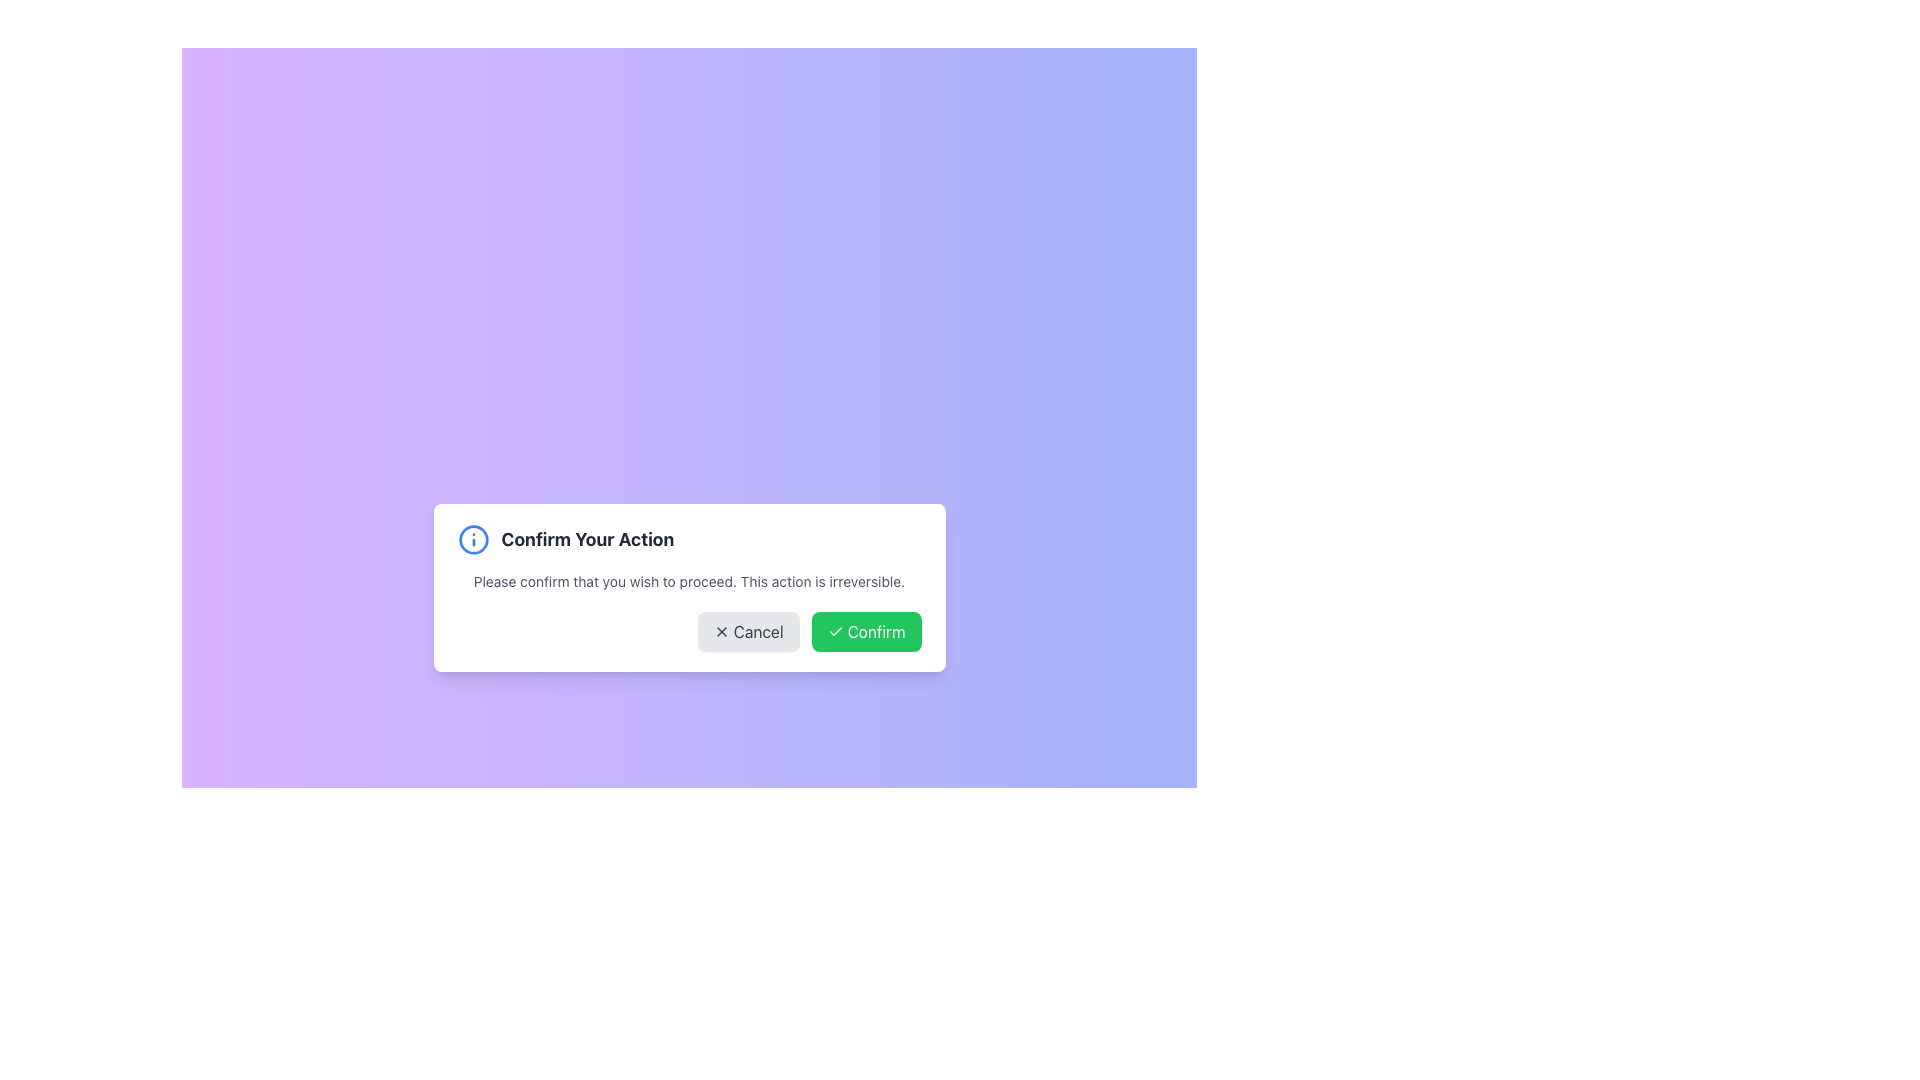 The height and width of the screenshot is (1080, 1920). Describe the element at coordinates (866, 632) in the screenshot. I see `the 'Confirm' button, which is a rectangular button with a green background and white text featuring a white check mark icon, located in the footer region of a modal dialog box` at that location.